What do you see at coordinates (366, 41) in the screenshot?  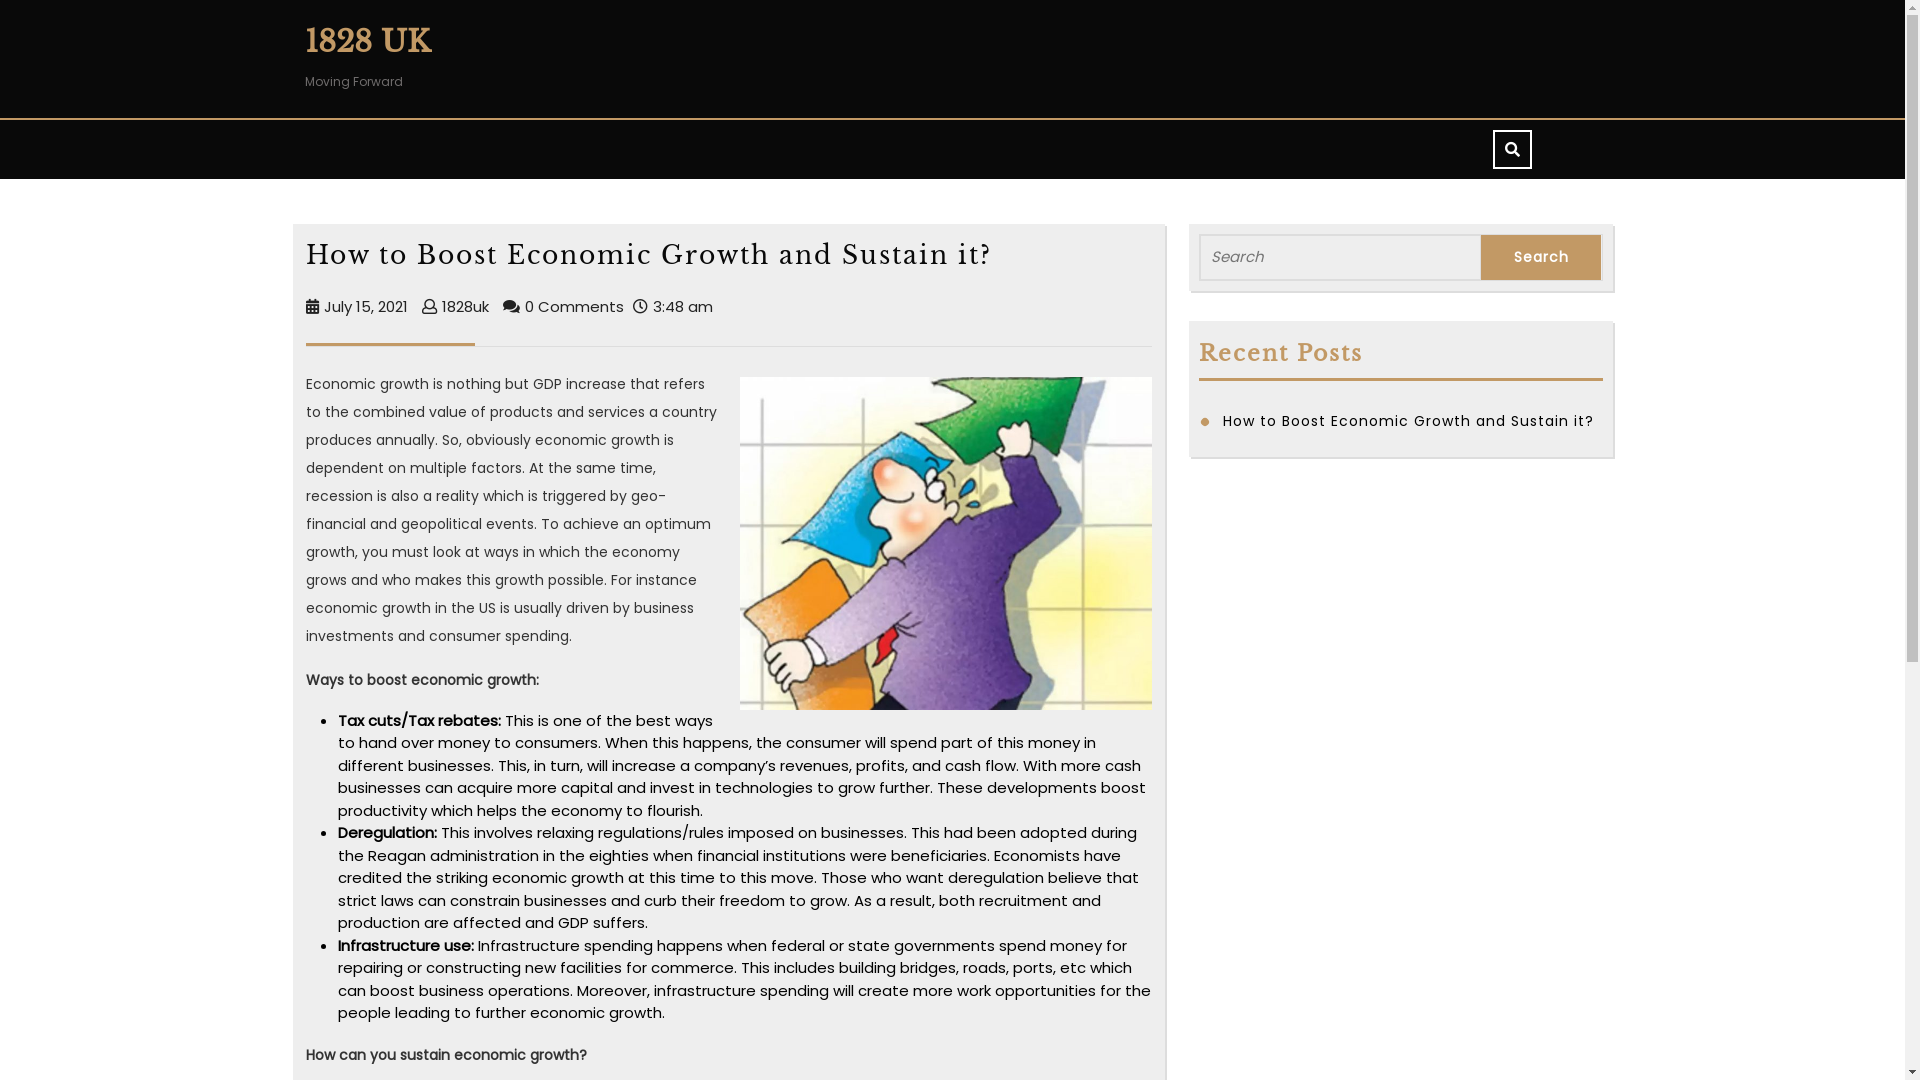 I see `'1828 UK'` at bounding box center [366, 41].